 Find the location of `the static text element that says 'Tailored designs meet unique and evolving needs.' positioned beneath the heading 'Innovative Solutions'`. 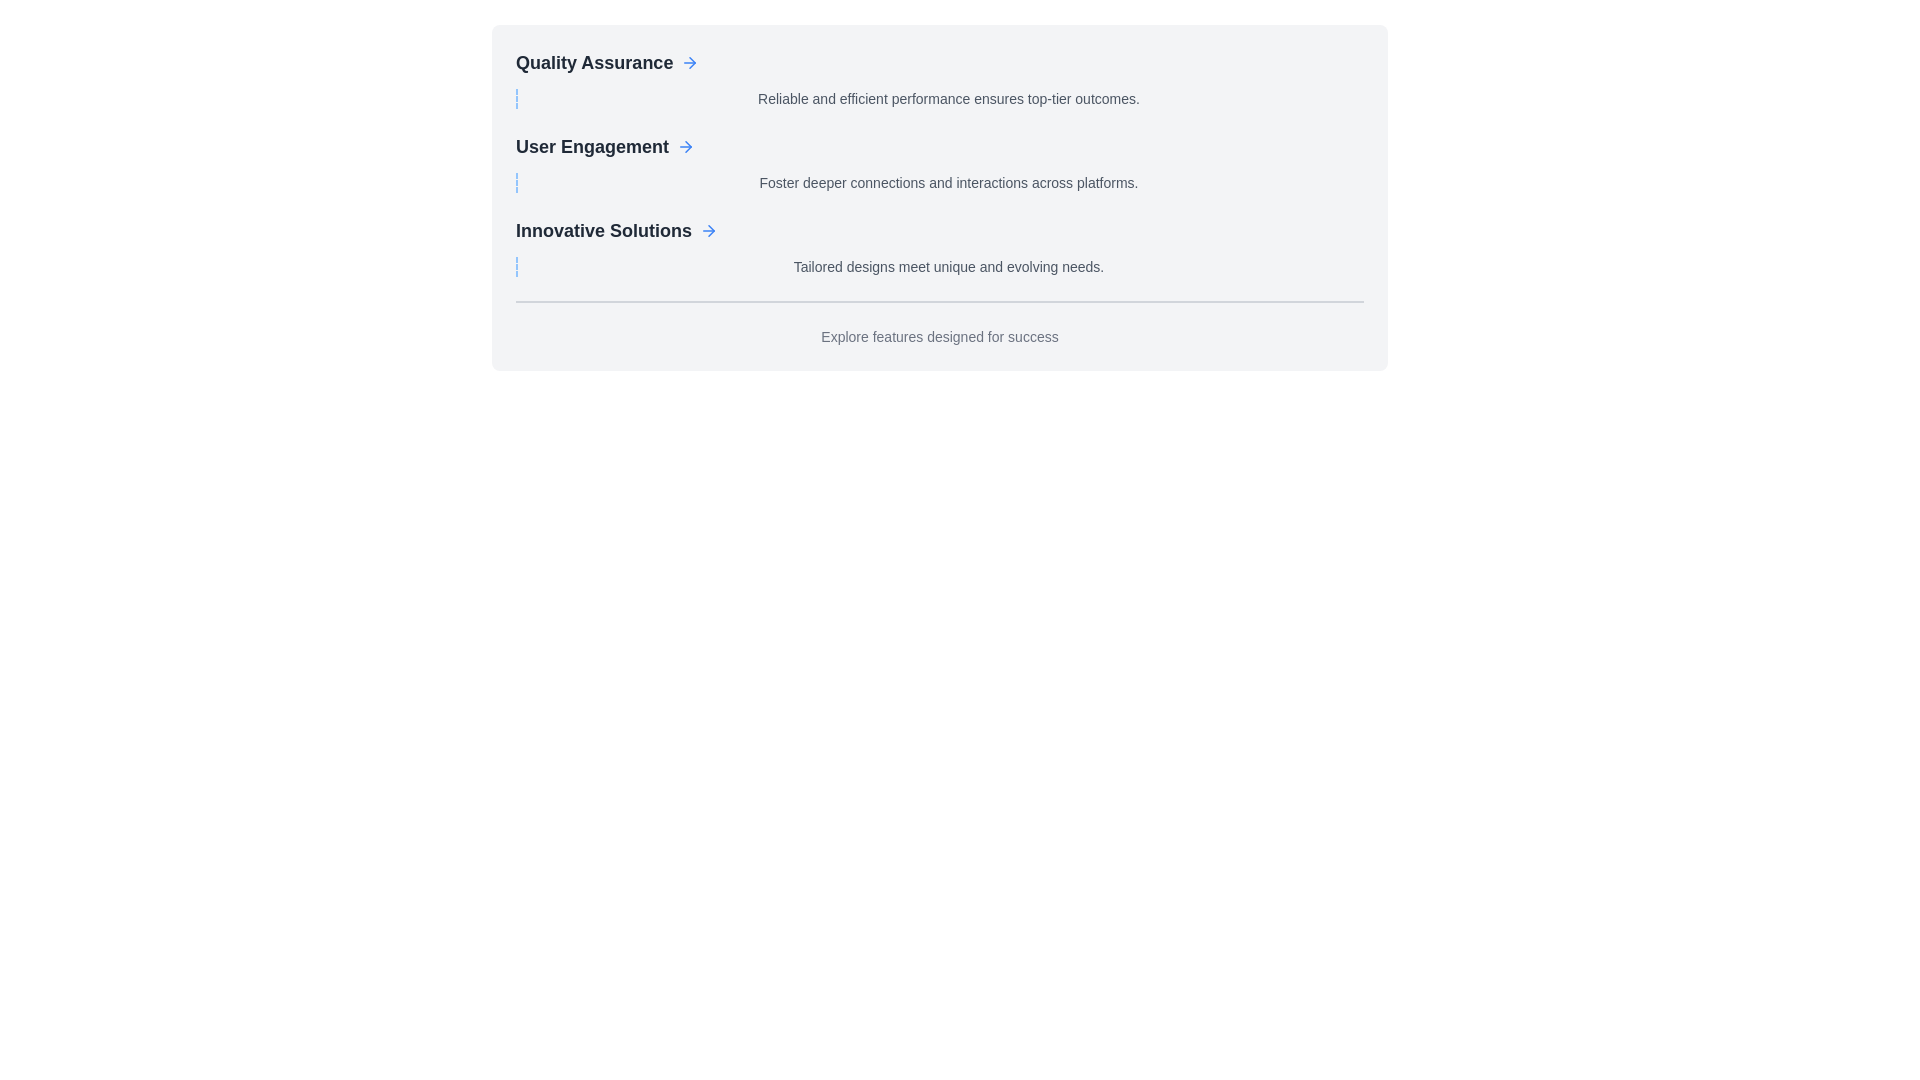

the static text element that says 'Tailored designs meet unique and evolving needs.' positioned beneath the heading 'Innovative Solutions' is located at coordinates (939, 265).